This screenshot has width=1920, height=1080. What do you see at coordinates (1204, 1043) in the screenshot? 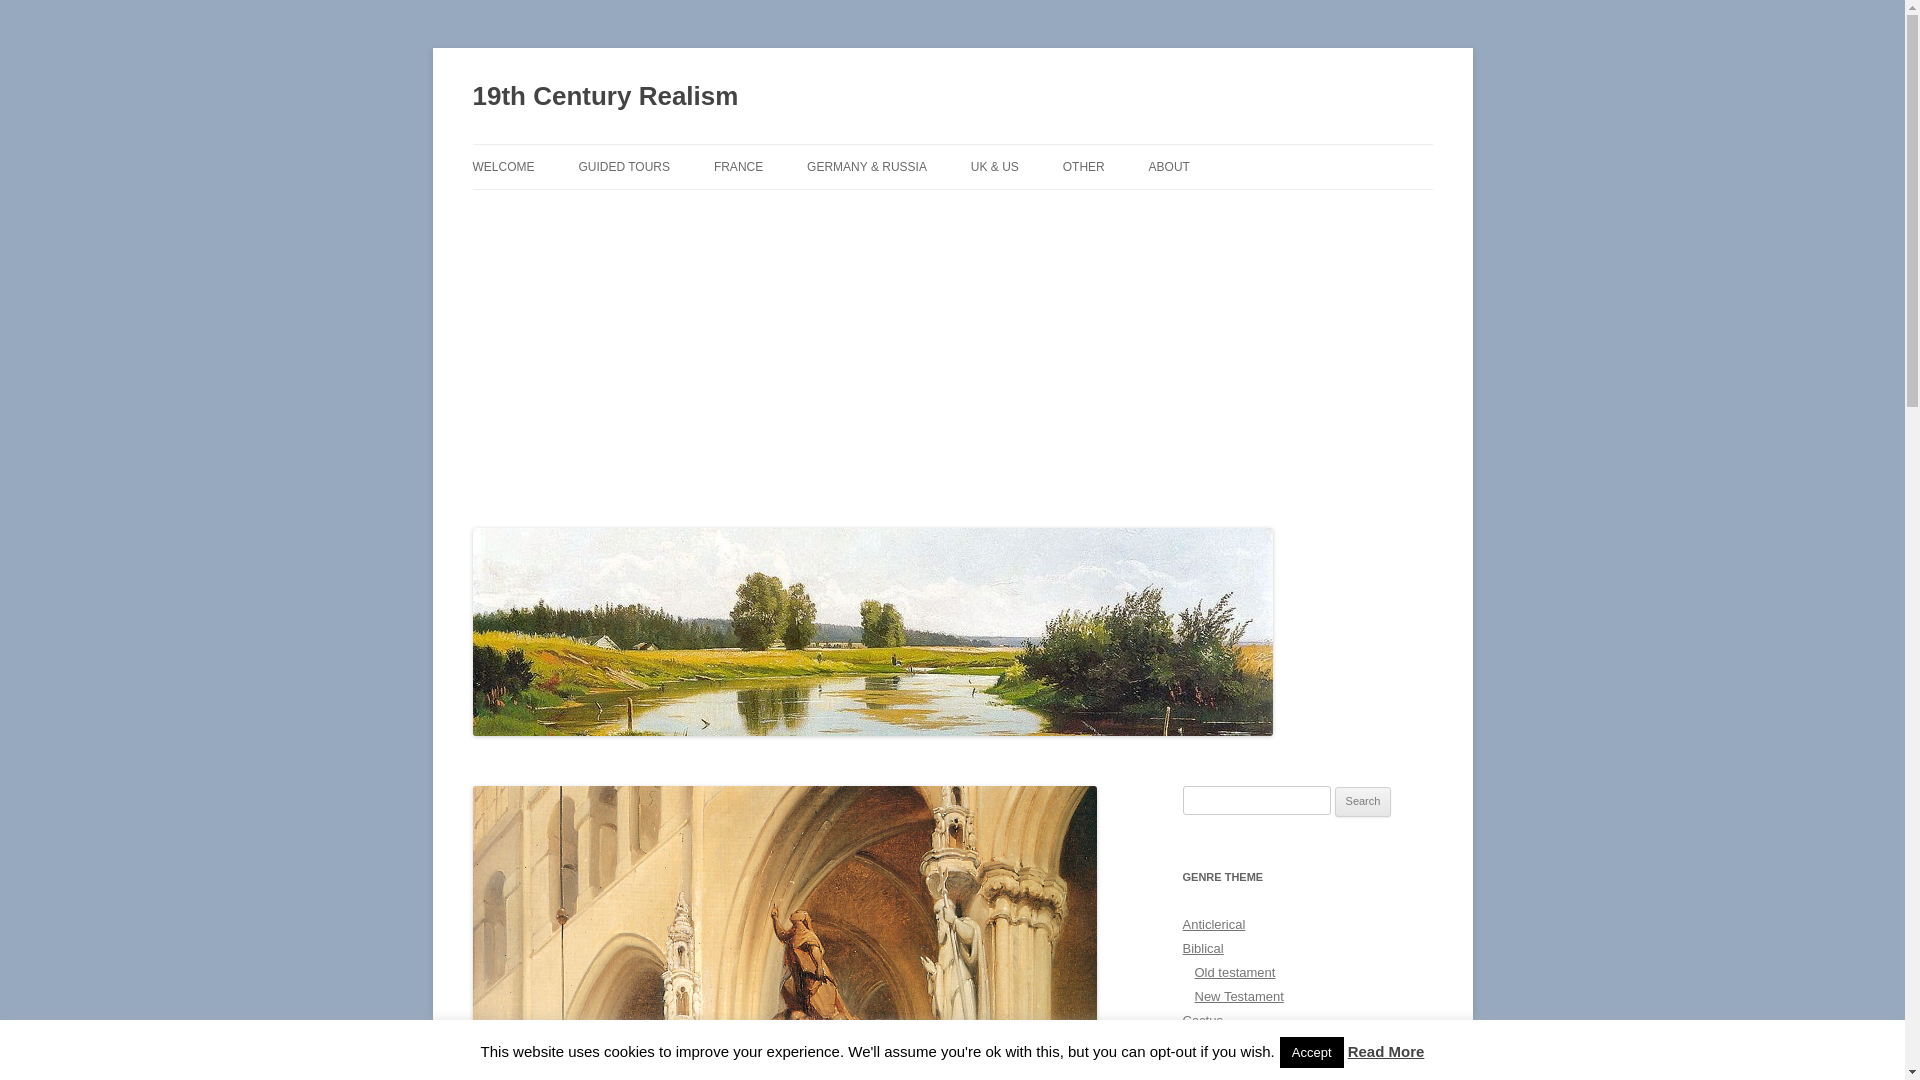
I see `'Children'` at bounding box center [1204, 1043].